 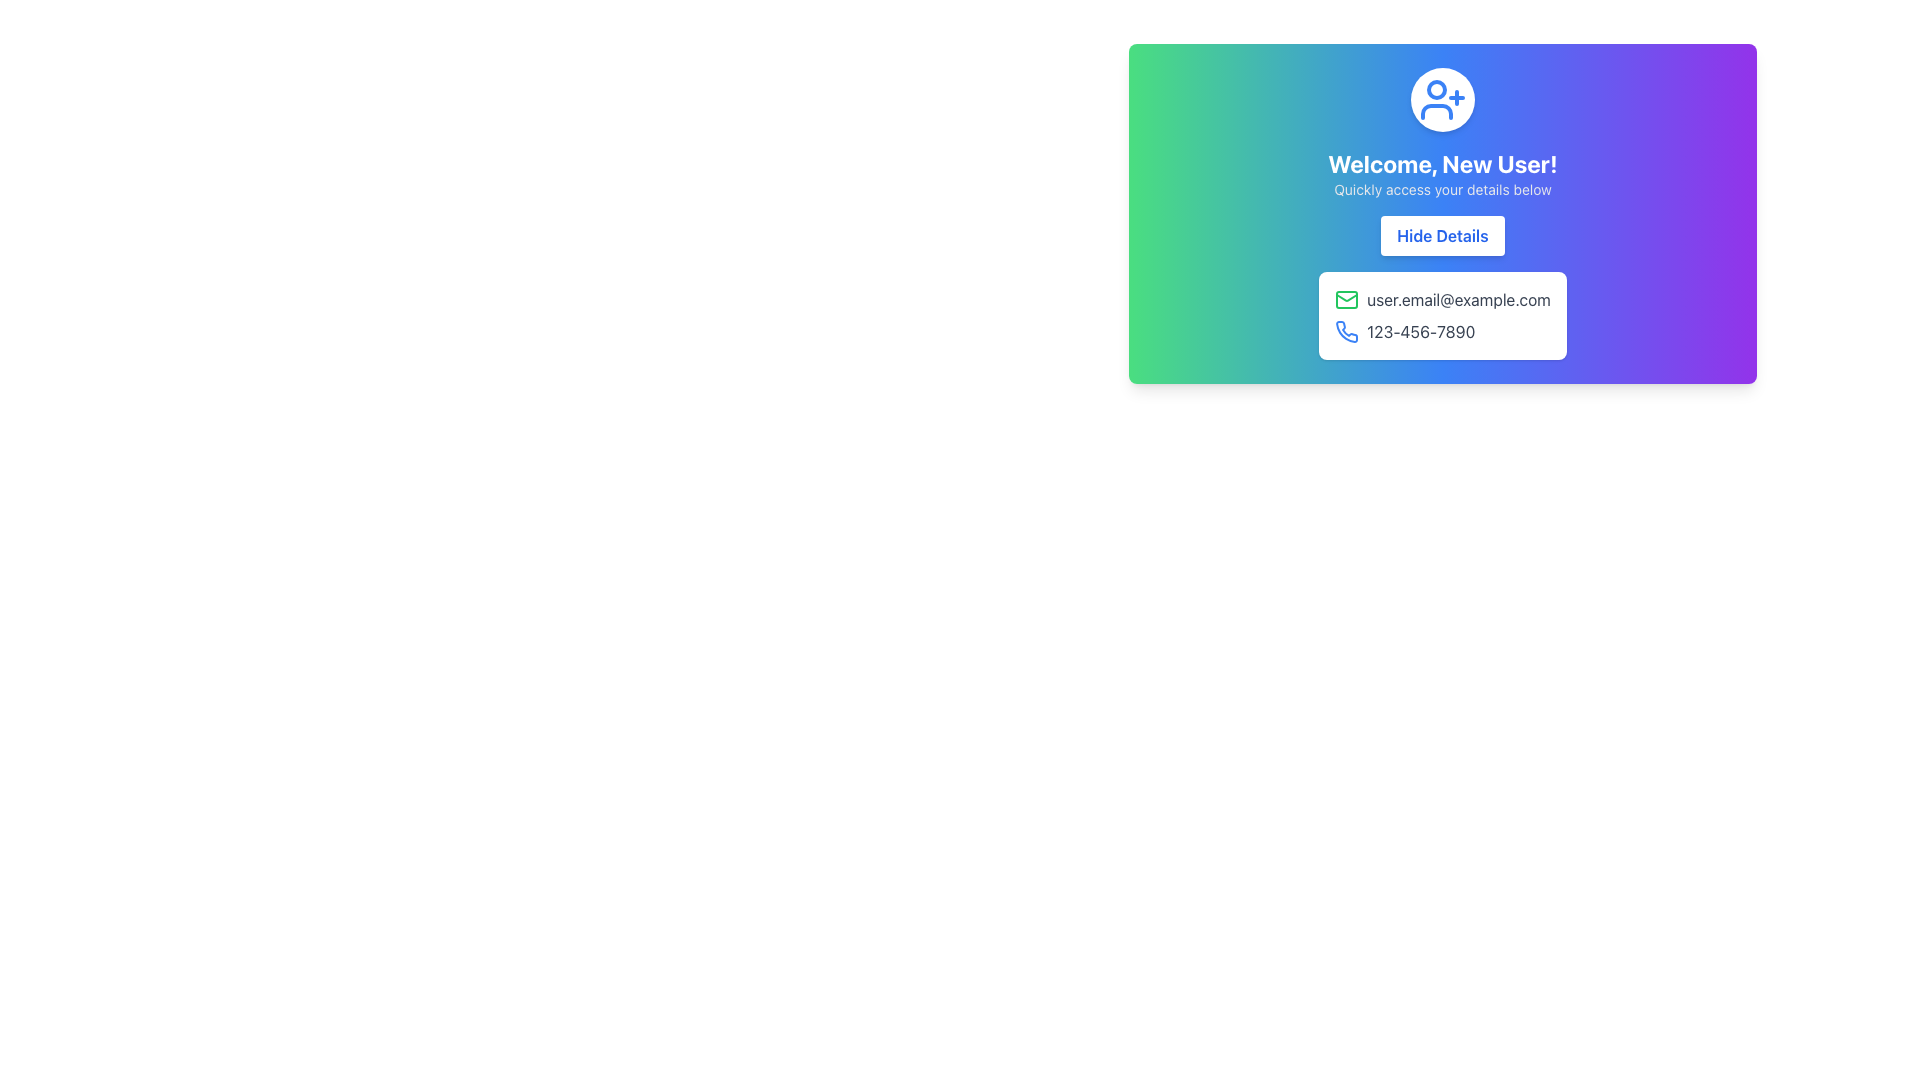 What do you see at coordinates (1443, 300) in the screenshot?
I see `the email address displayed within the white rounded box, which is the first item in a vertical list on the card` at bounding box center [1443, 300].